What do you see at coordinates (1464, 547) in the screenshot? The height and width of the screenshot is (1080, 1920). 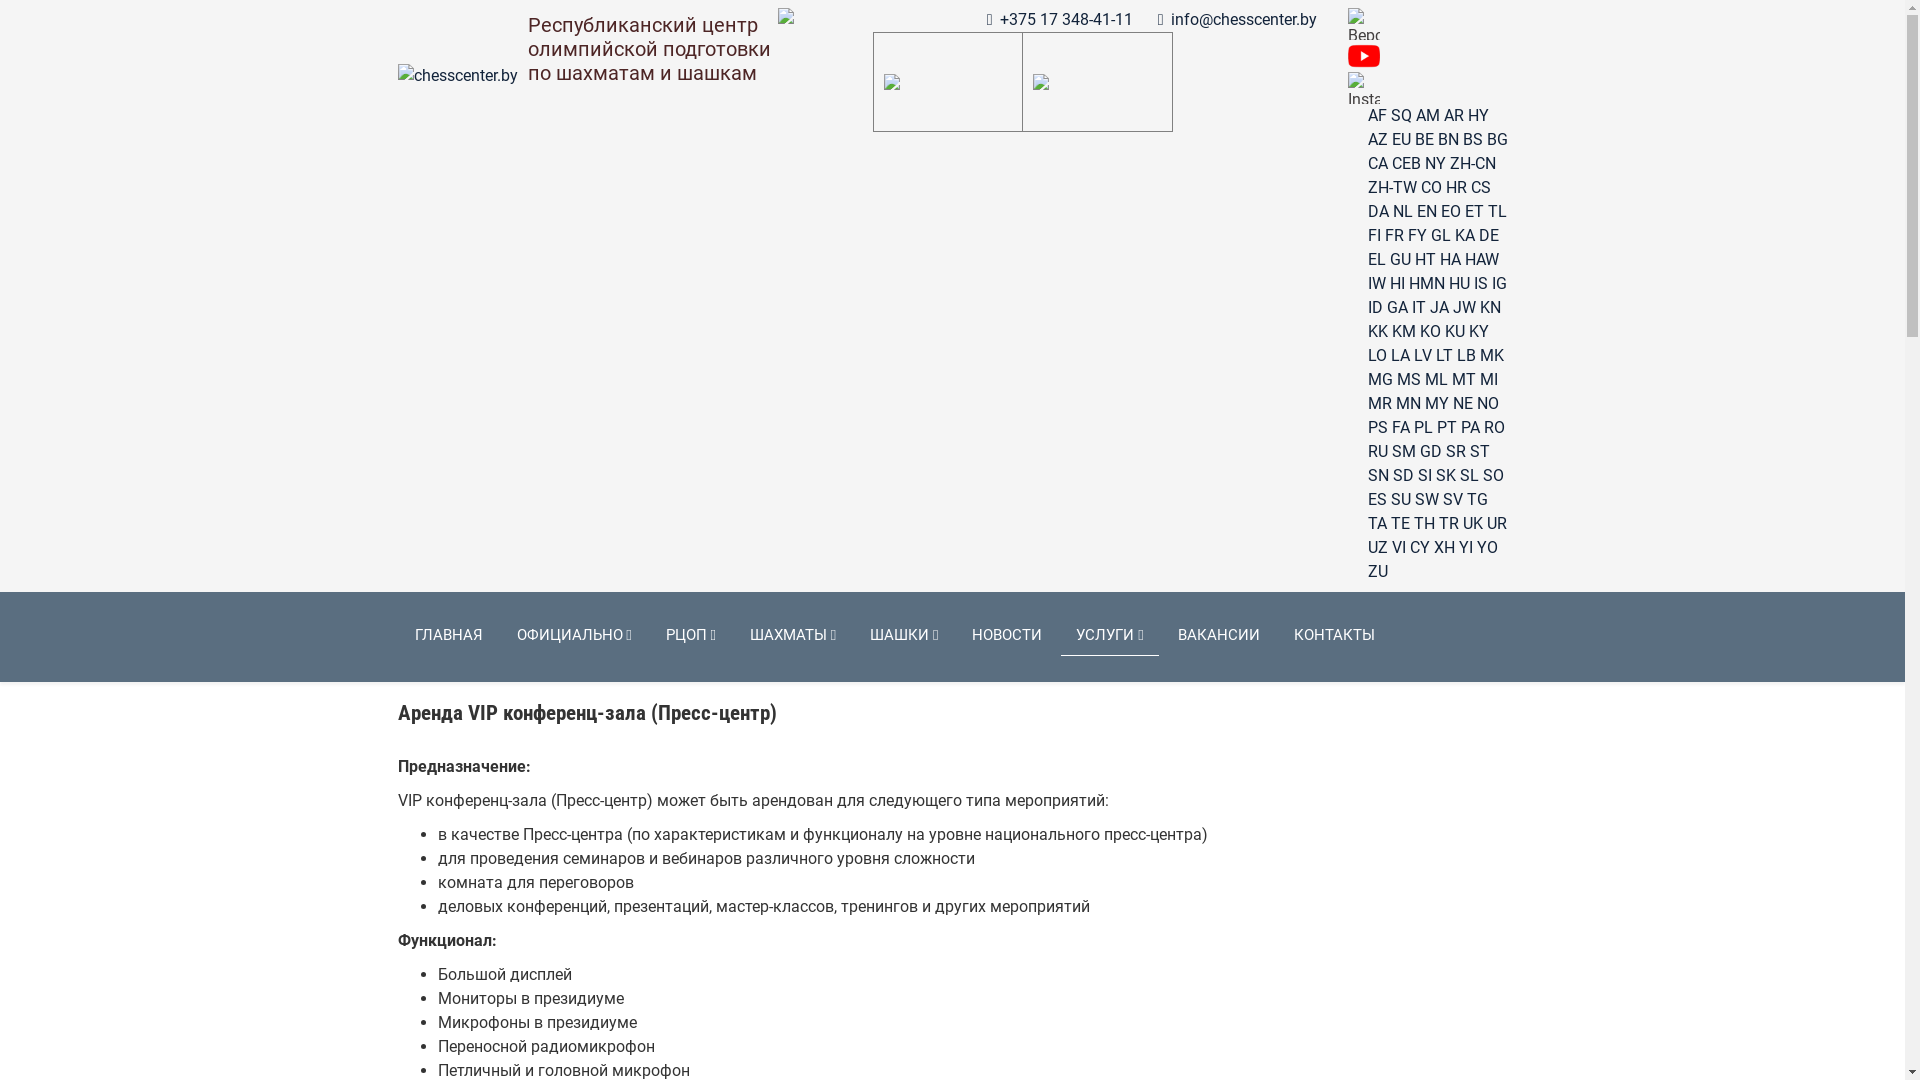 I see `'YI'` at bounding box center [1464, 547].